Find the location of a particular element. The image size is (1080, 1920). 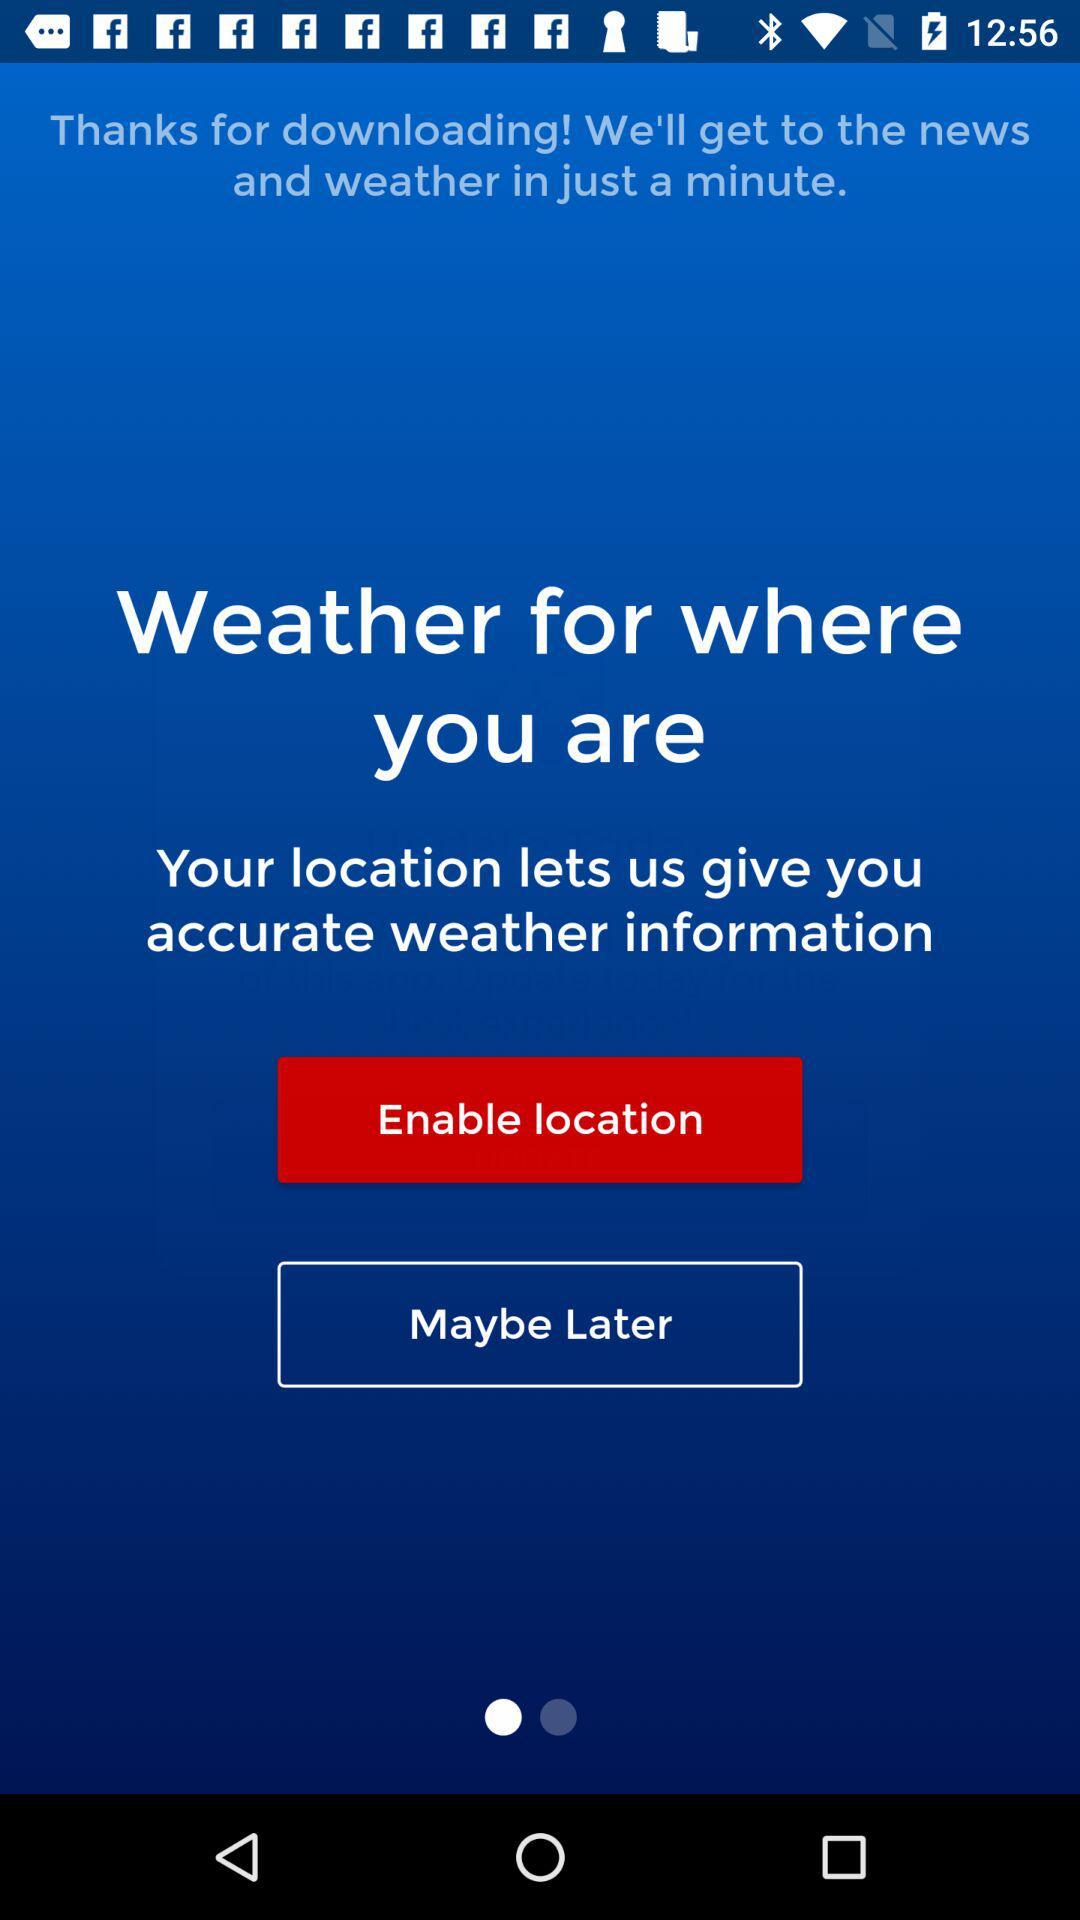

the enable location is located at coordinates (540, 1118).